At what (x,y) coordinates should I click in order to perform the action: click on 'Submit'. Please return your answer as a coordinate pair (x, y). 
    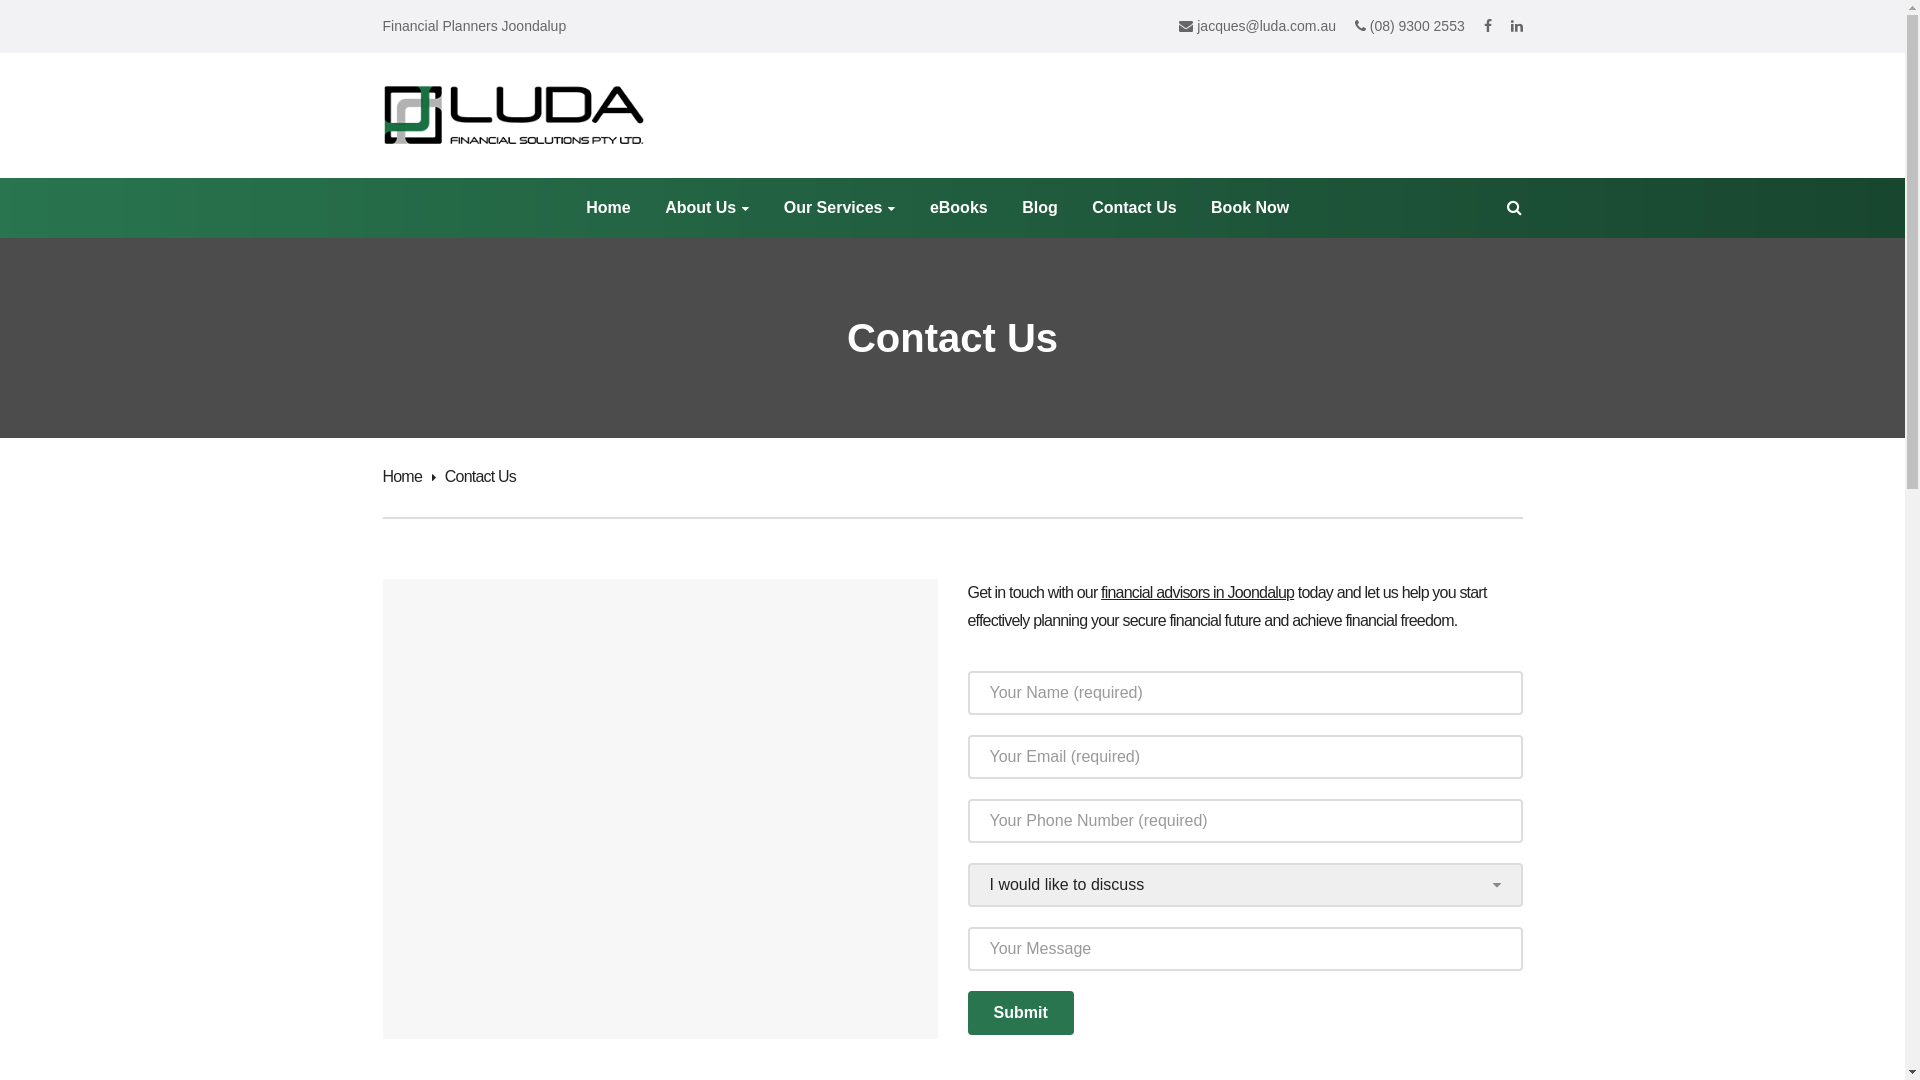
    Looking at the image, I should click on (1021, 1013).